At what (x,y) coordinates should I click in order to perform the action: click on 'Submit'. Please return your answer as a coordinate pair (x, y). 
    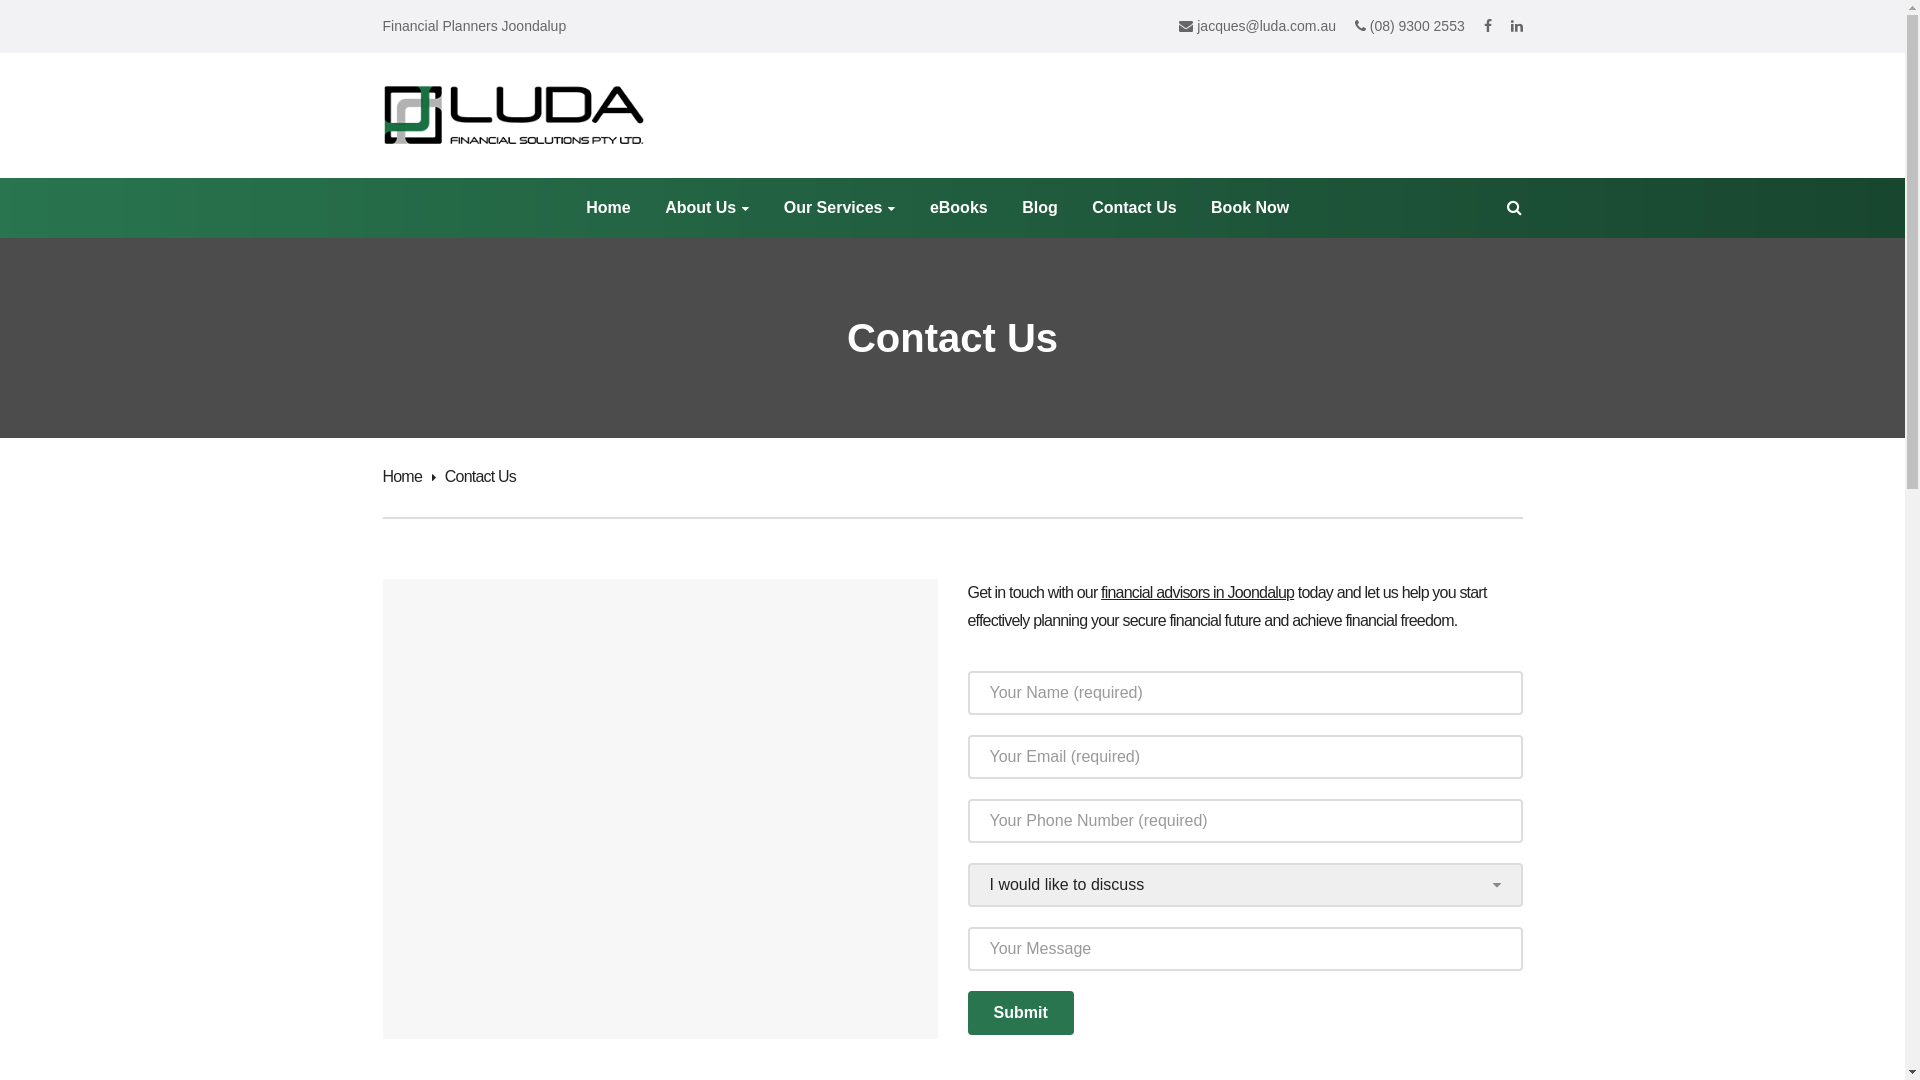
    Looking at the image, I should click on (1021, 1013).